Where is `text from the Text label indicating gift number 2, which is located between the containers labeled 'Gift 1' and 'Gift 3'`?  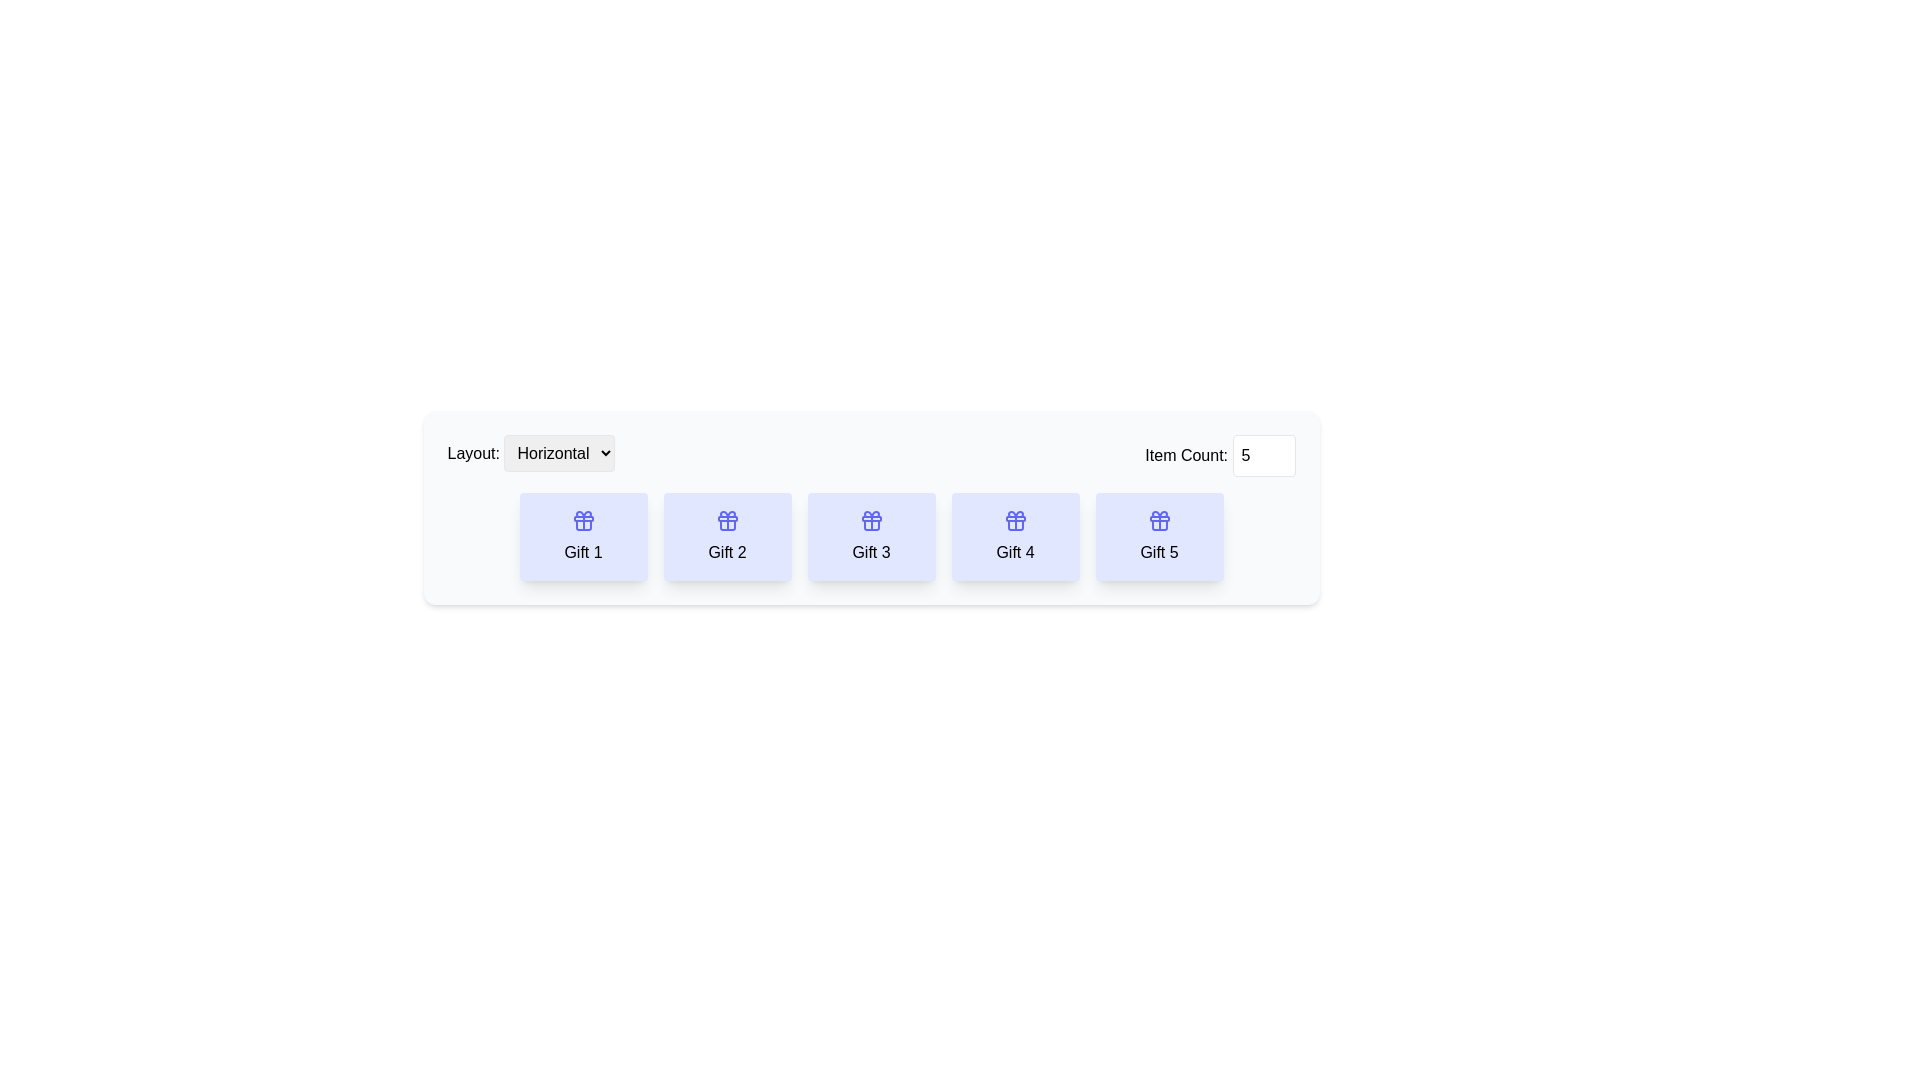
text from the Text label indicating gift number 2, which is located between the containers labeled 'Gift 1' and 'Gift 3' is located at coordinates (726, 552).